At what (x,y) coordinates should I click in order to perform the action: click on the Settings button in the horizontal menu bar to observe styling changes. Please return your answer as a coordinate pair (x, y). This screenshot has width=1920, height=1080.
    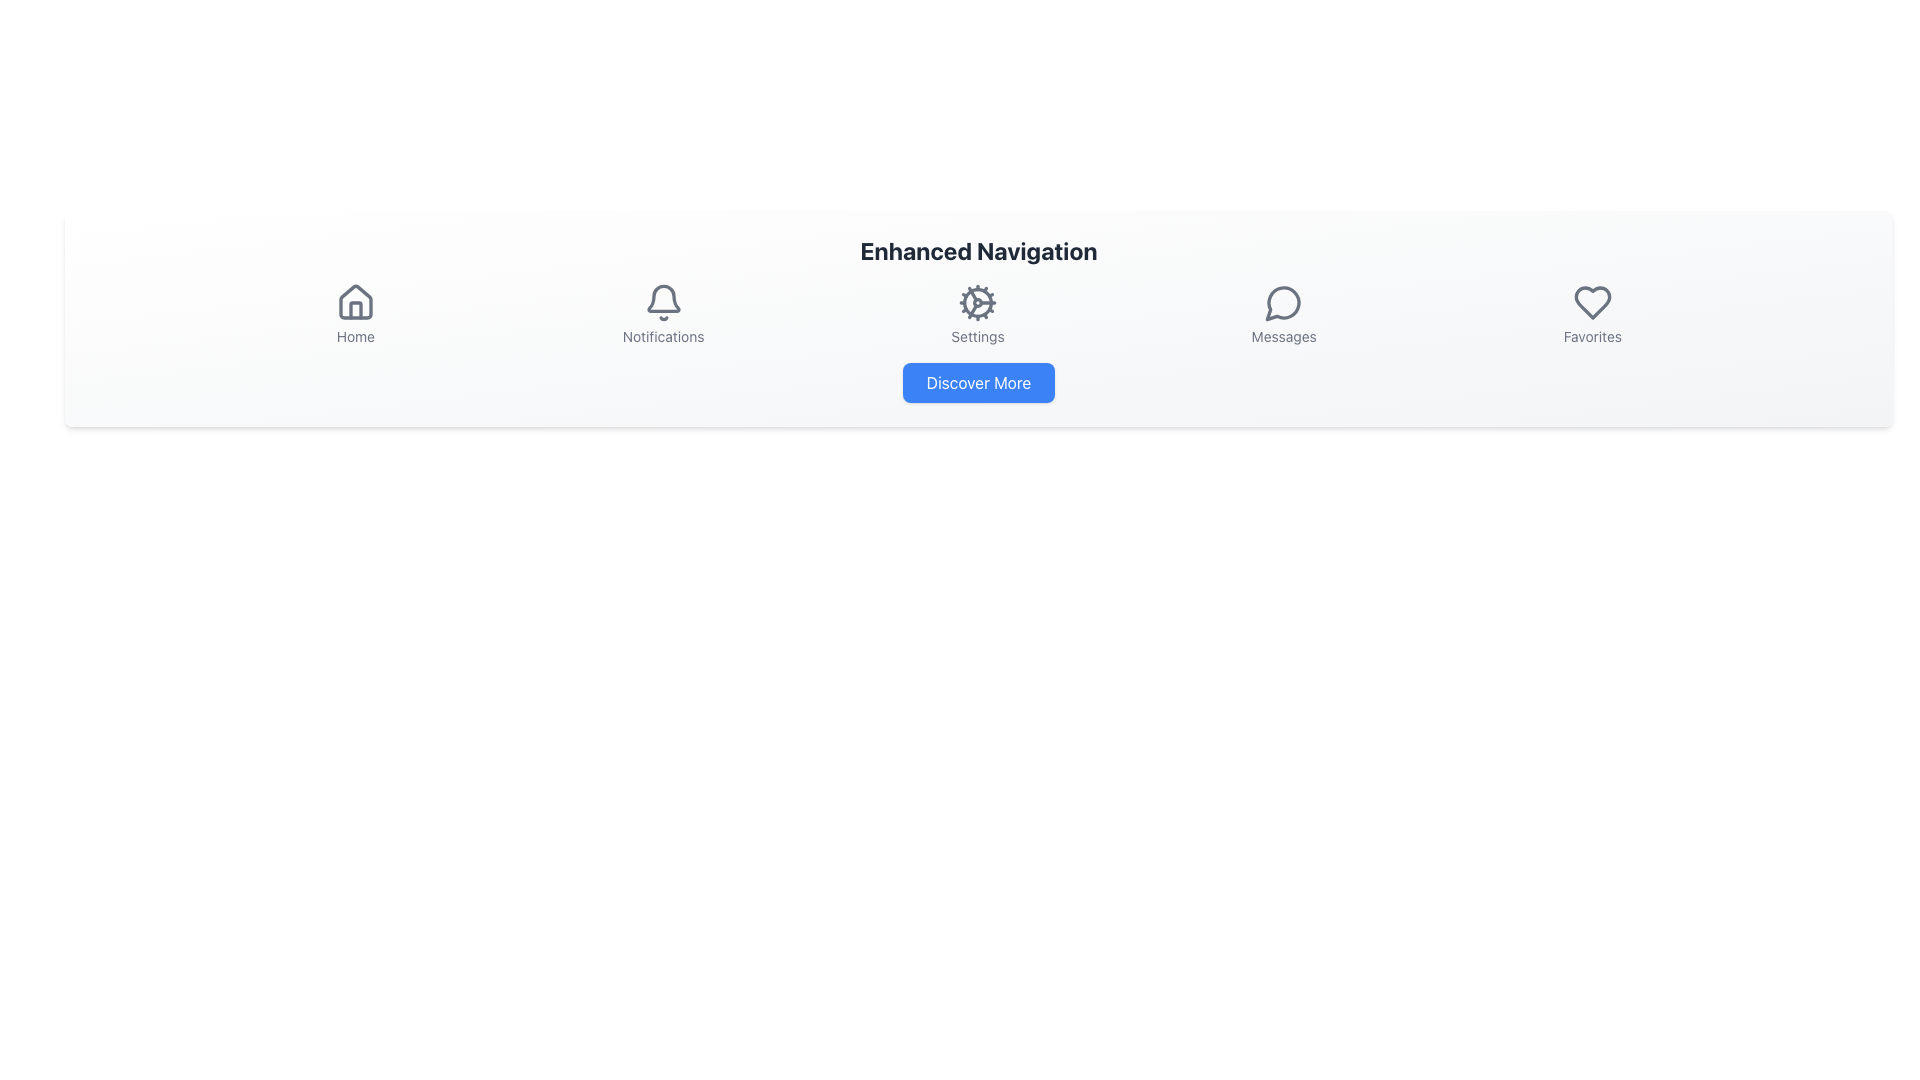
    Looking at the image, I should click on (978, 315).